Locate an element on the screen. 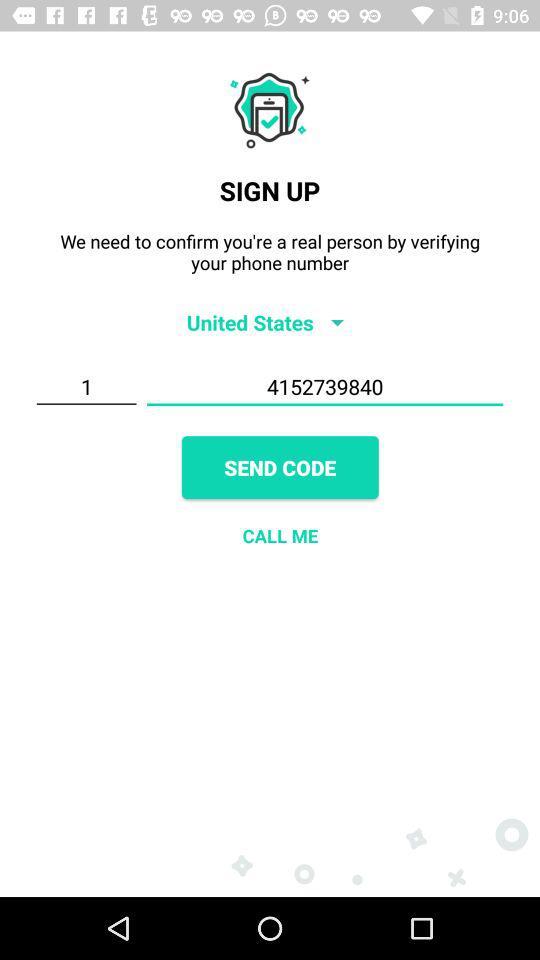 The image size is (540, 960). the 1 item is located at coordinates (85, 386).